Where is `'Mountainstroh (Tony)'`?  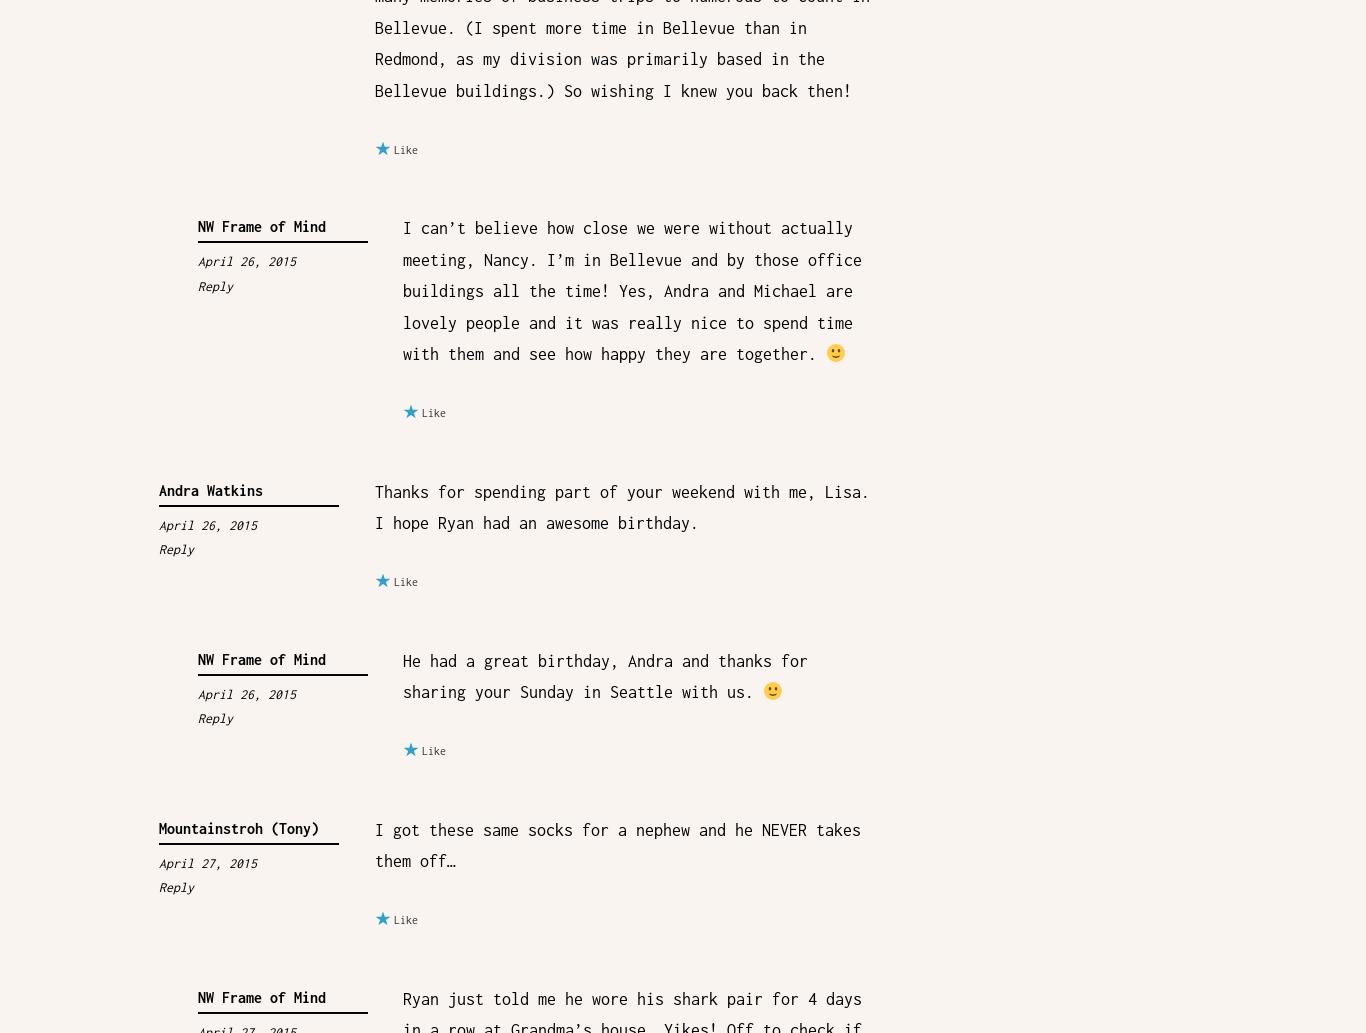 'Mountainstroh (Tony)' is located at coordinates (239, 827).